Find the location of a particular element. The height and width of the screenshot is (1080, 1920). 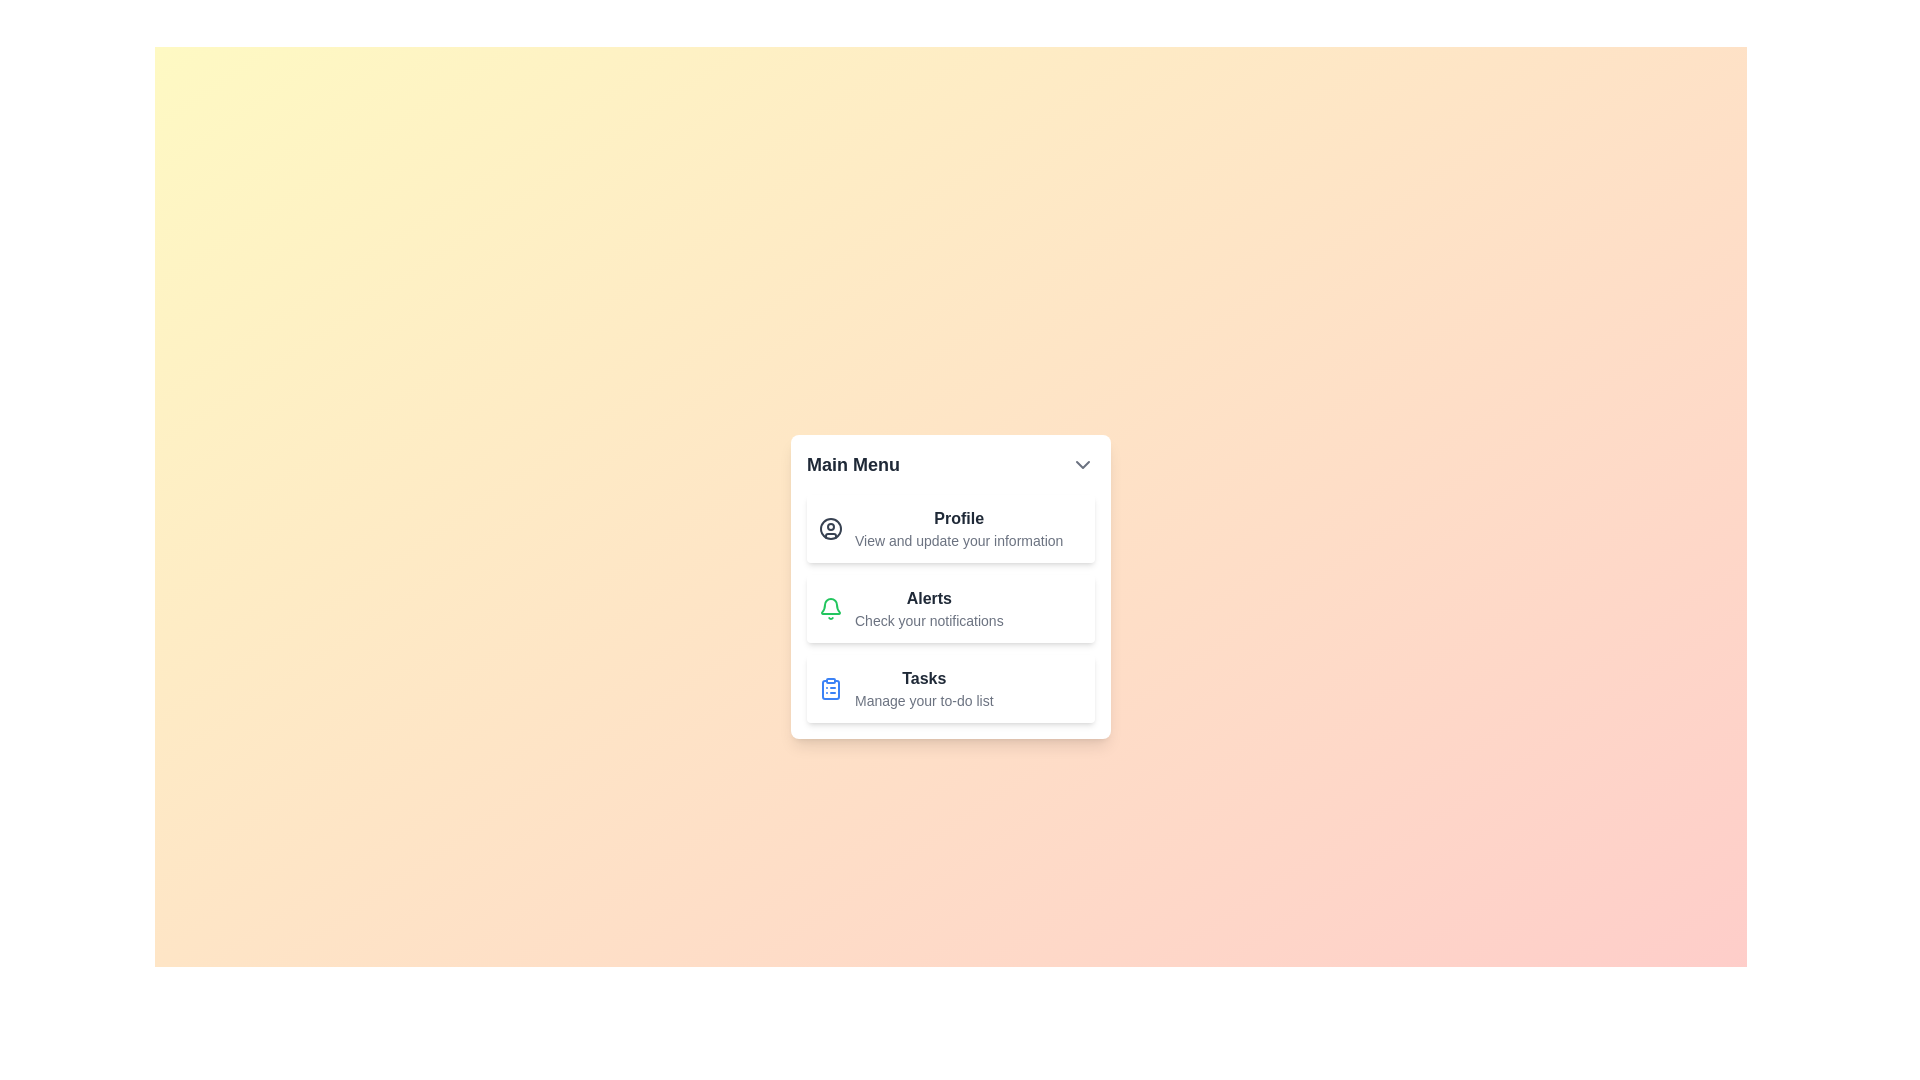

the menu item 'Tasks' to highlight it is located at coordinates (949, 688).